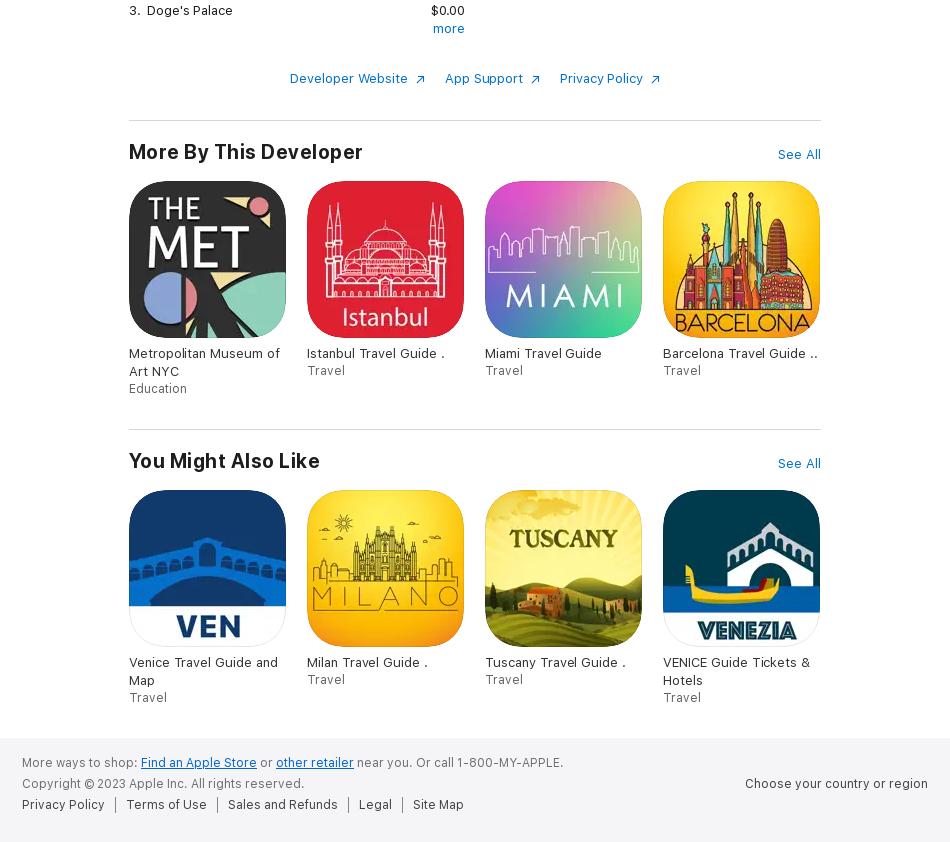 The image size is (950, 842). What do you see at coordinates (203, 361) in the screenshot?
I see `'Metropolitan Museum of Art NYC'` at bounding box center [203, 361].